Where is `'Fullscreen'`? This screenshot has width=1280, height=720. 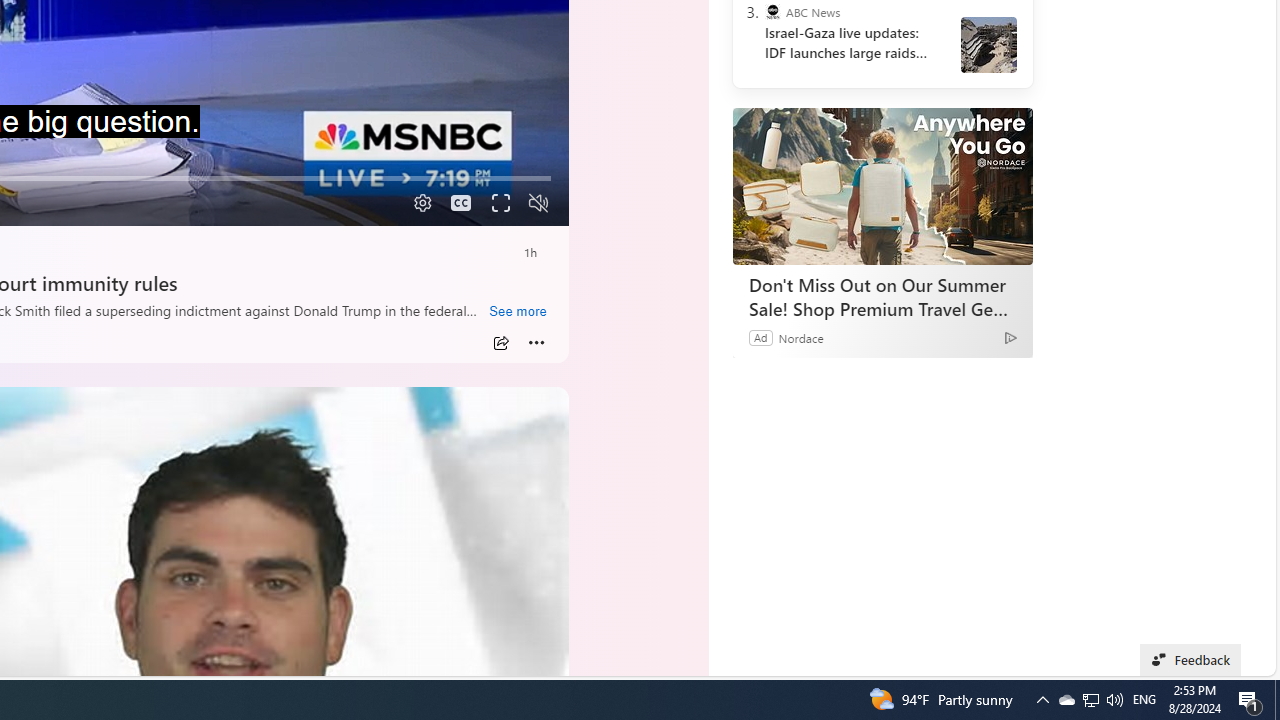
'Fullscreen' is located at coordinates (501, 203).